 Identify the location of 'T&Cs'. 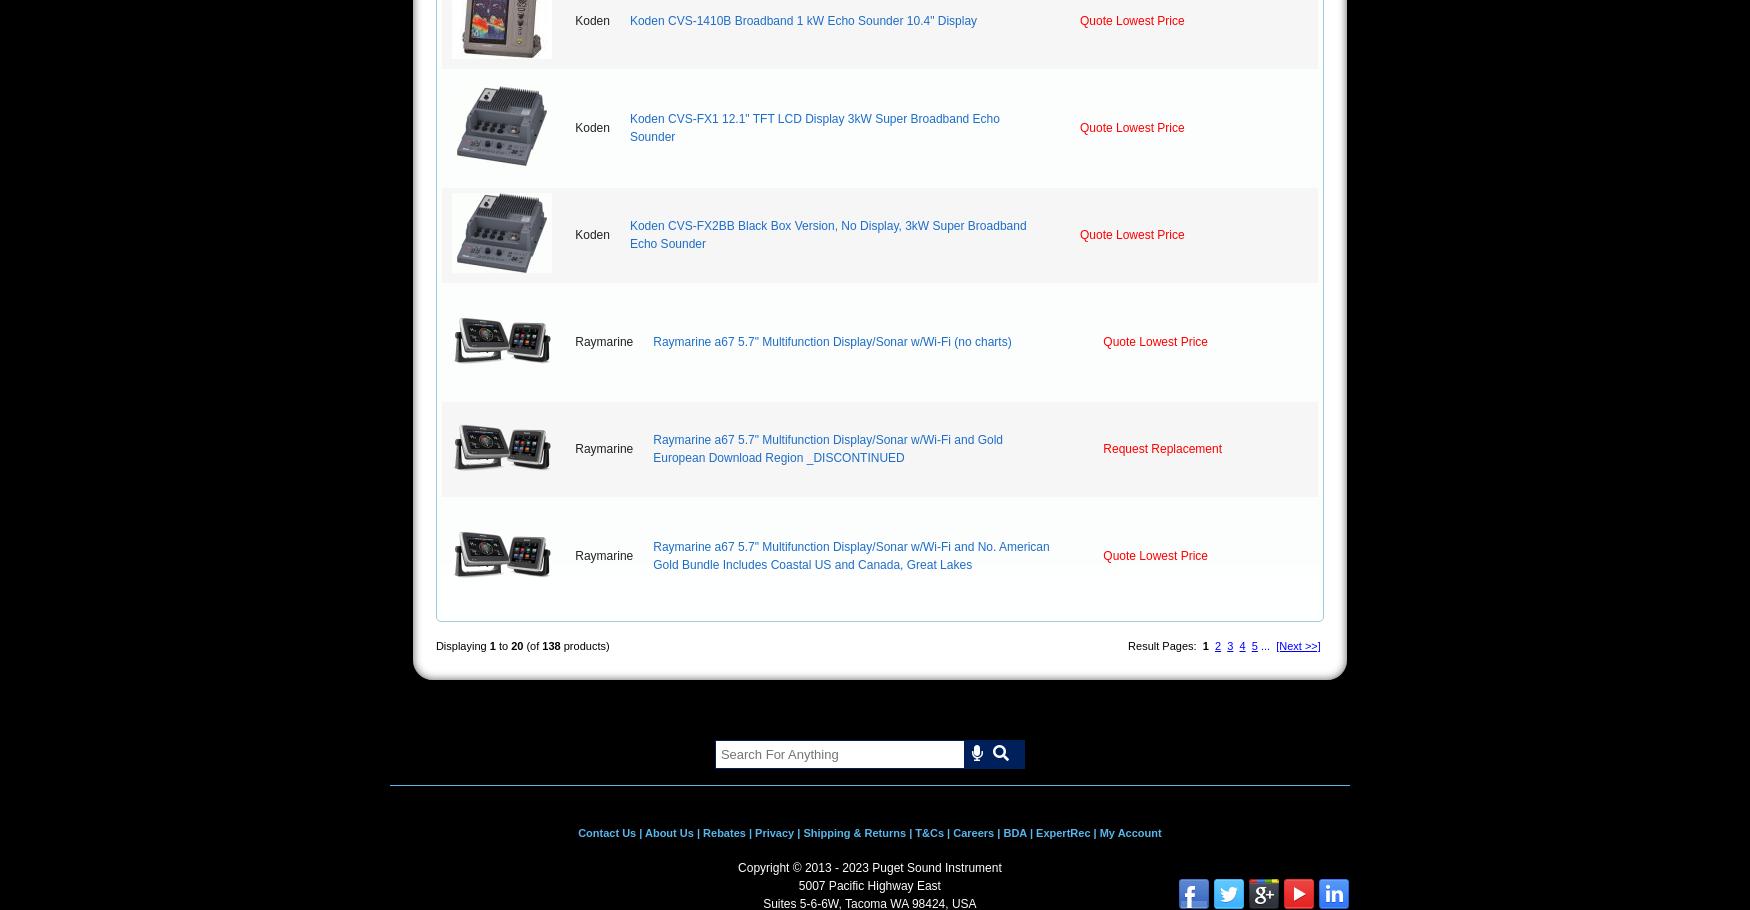
(928, 832).